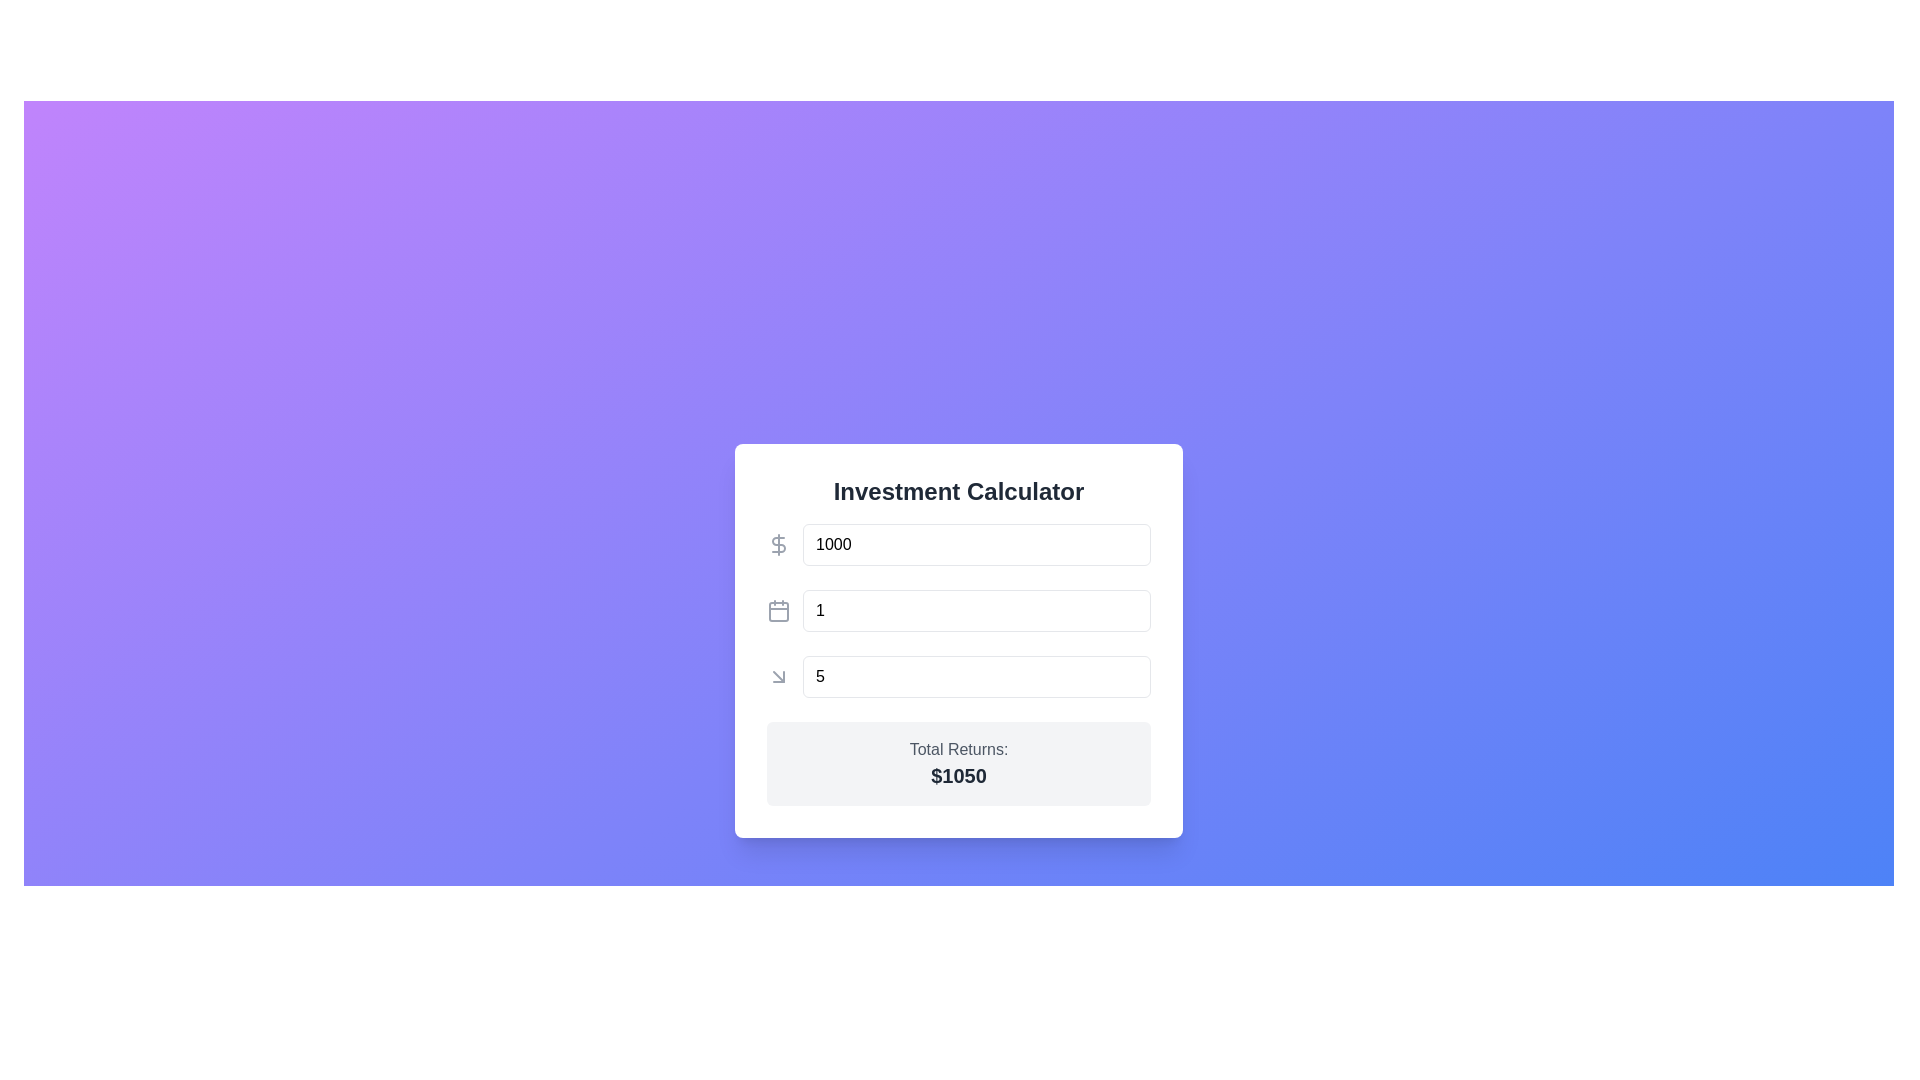  I want to click on the rounded rectangle element inside the calendar icon, which is located to the left of the input field in the second row of the form layout, so click(777, 611).